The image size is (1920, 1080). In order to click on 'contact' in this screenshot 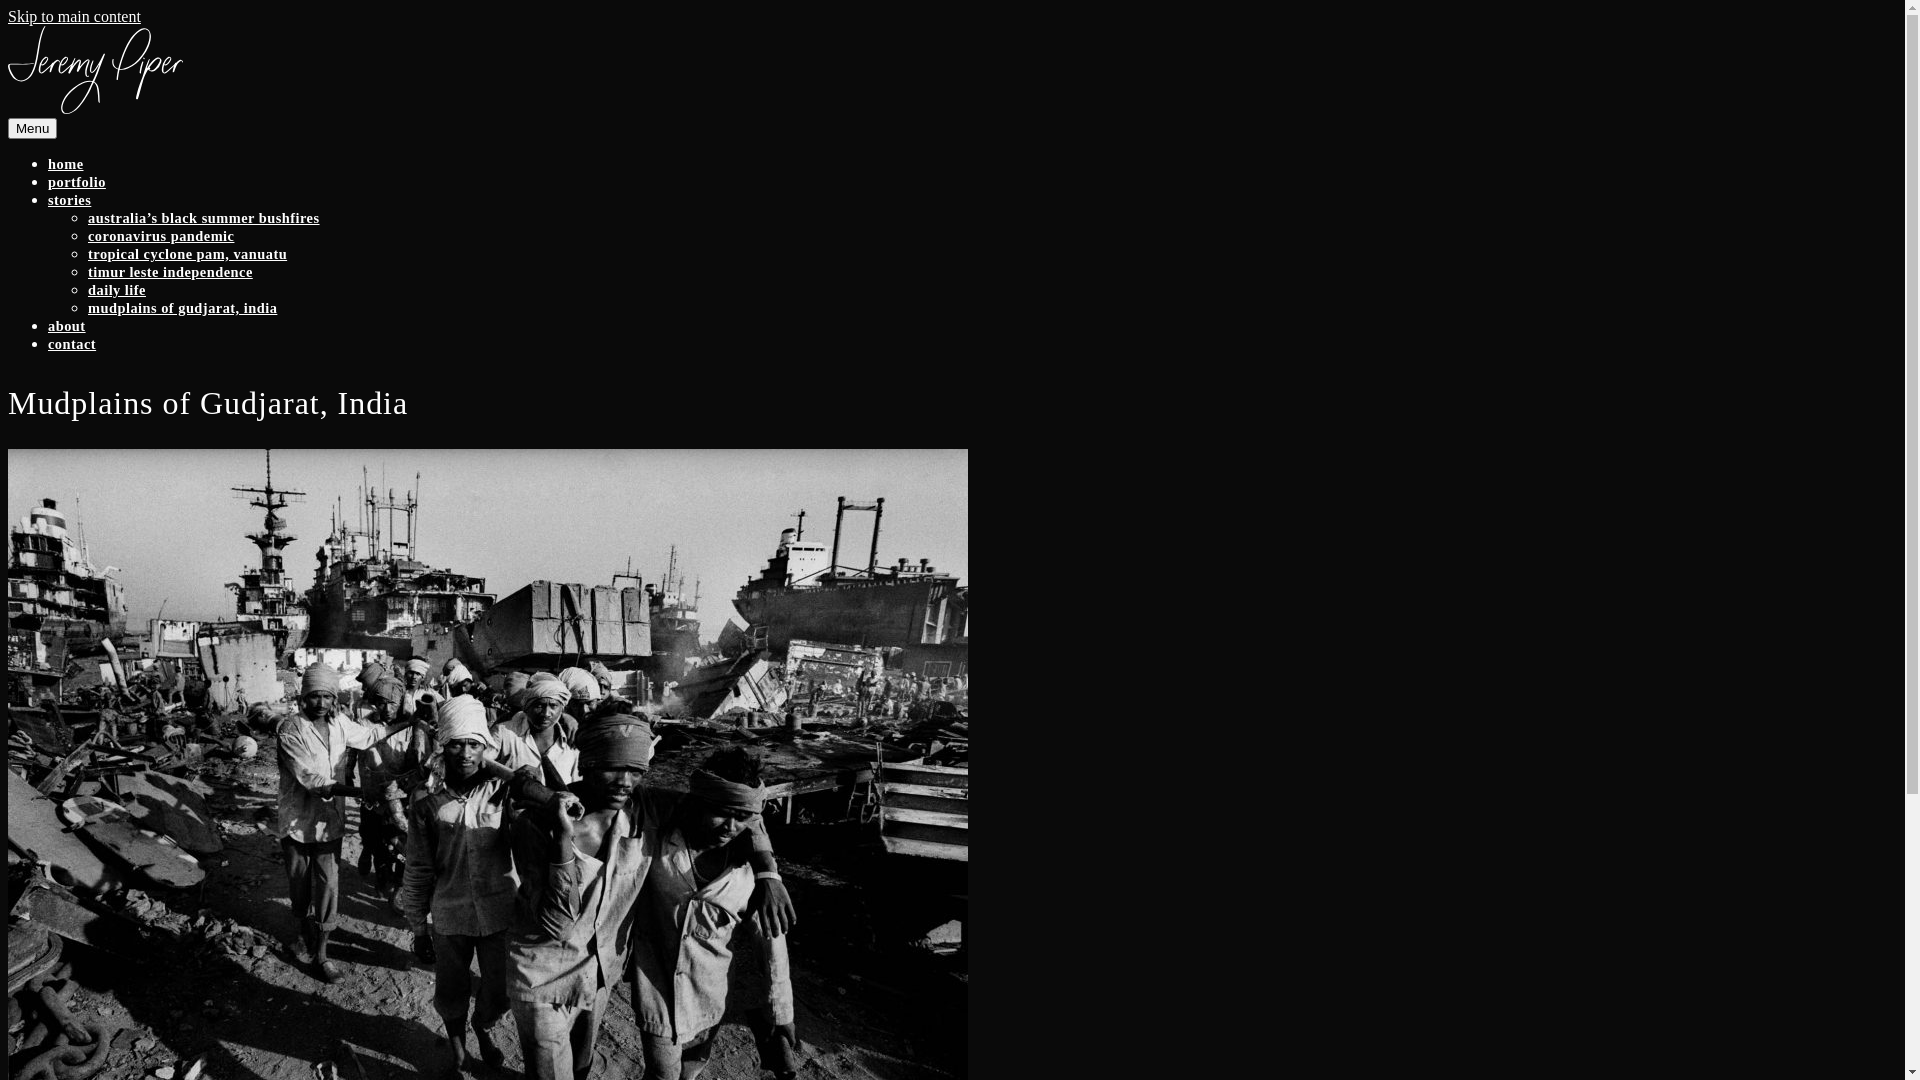, I will do `click(72, 342)`.